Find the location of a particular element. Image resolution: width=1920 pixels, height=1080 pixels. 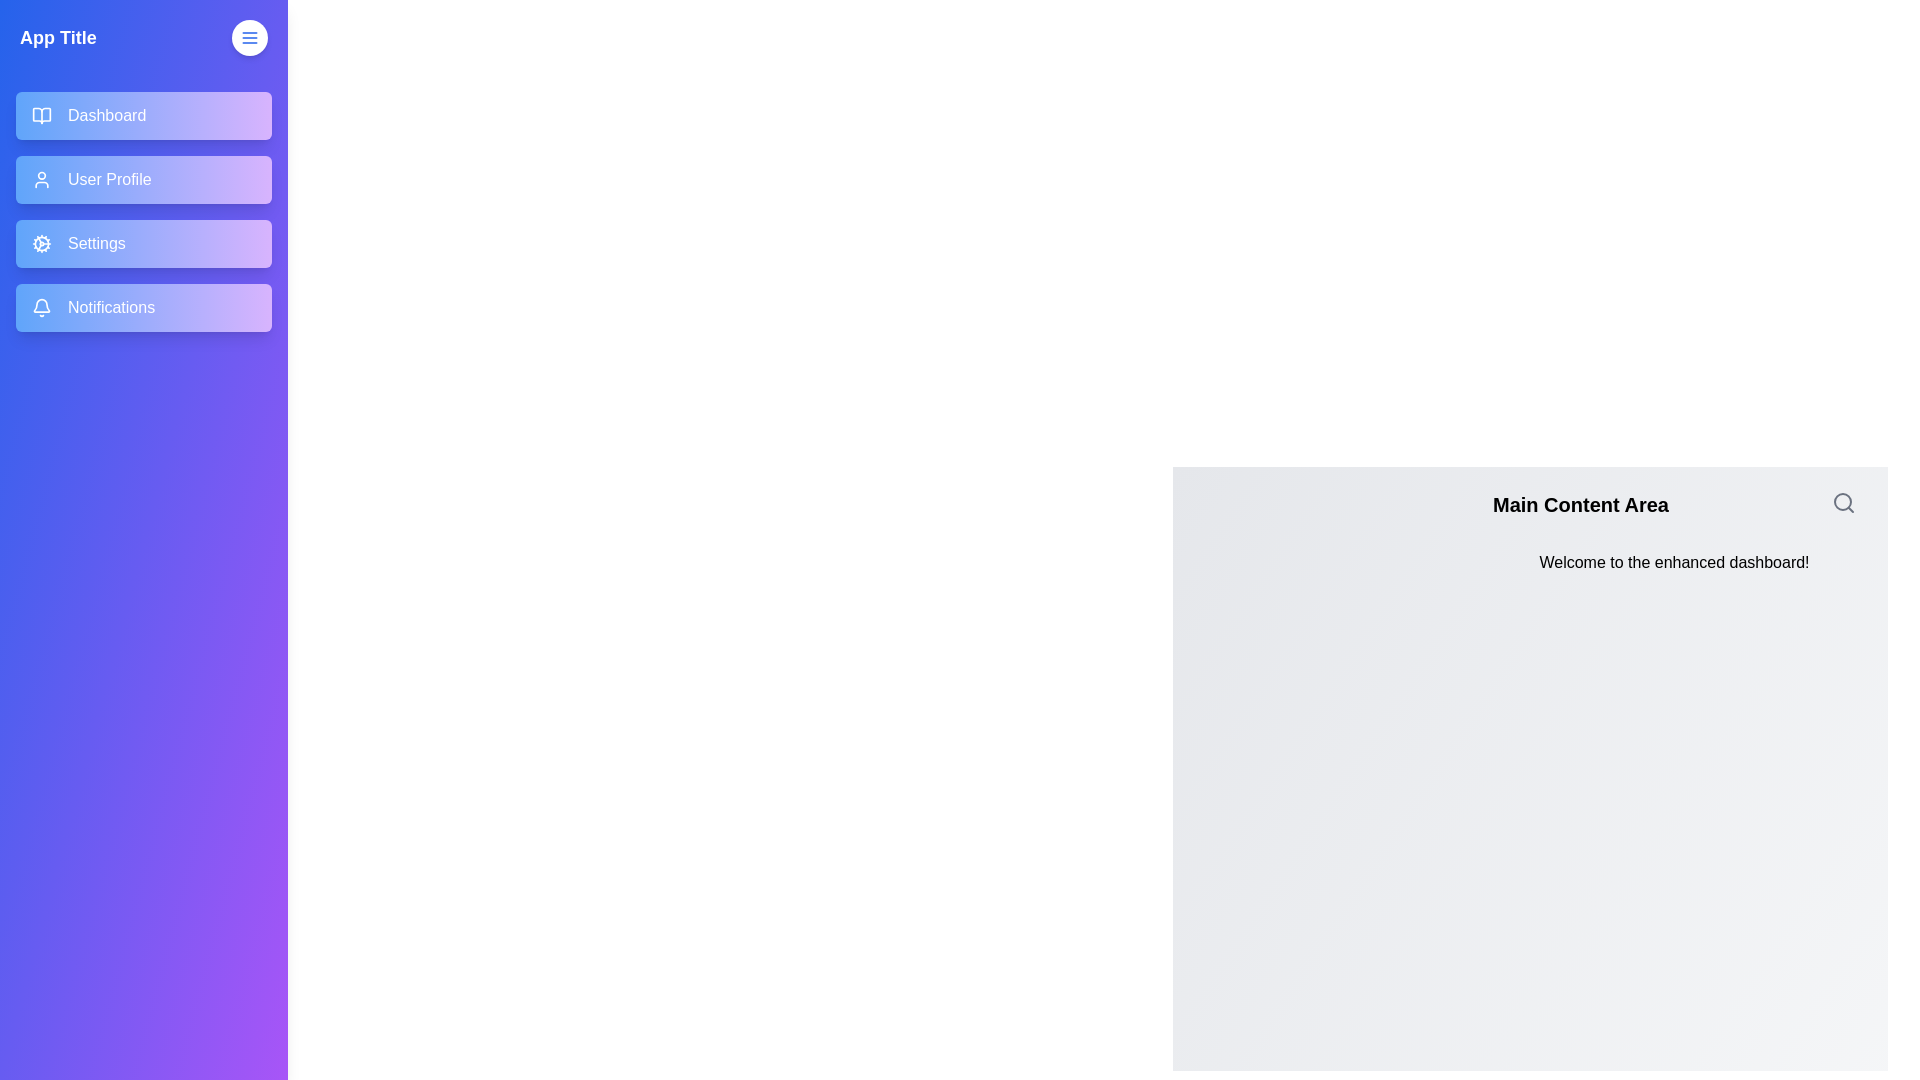

the menu item Notifications in the drawer is located at coordinates (143, 308).